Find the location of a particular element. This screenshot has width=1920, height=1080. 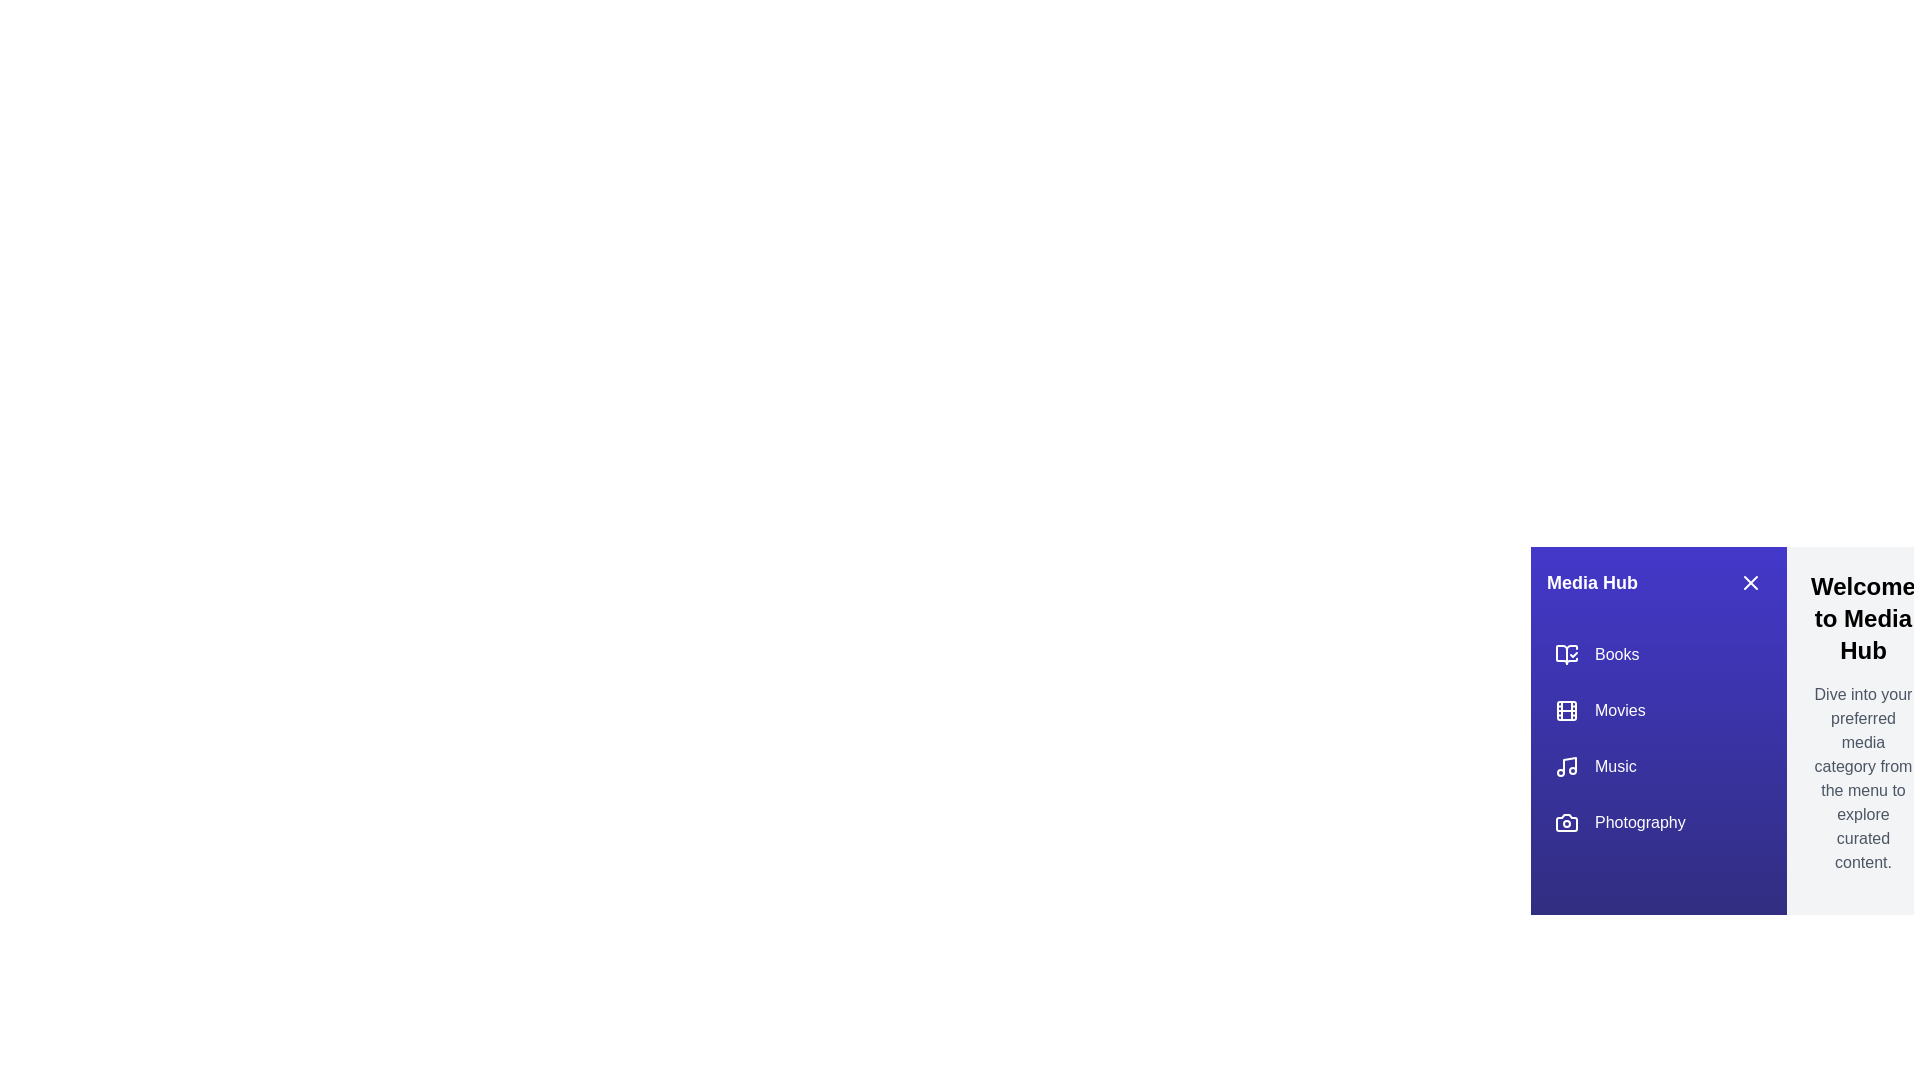

the icon for the category Photography is located at coordinates (1565, 822).